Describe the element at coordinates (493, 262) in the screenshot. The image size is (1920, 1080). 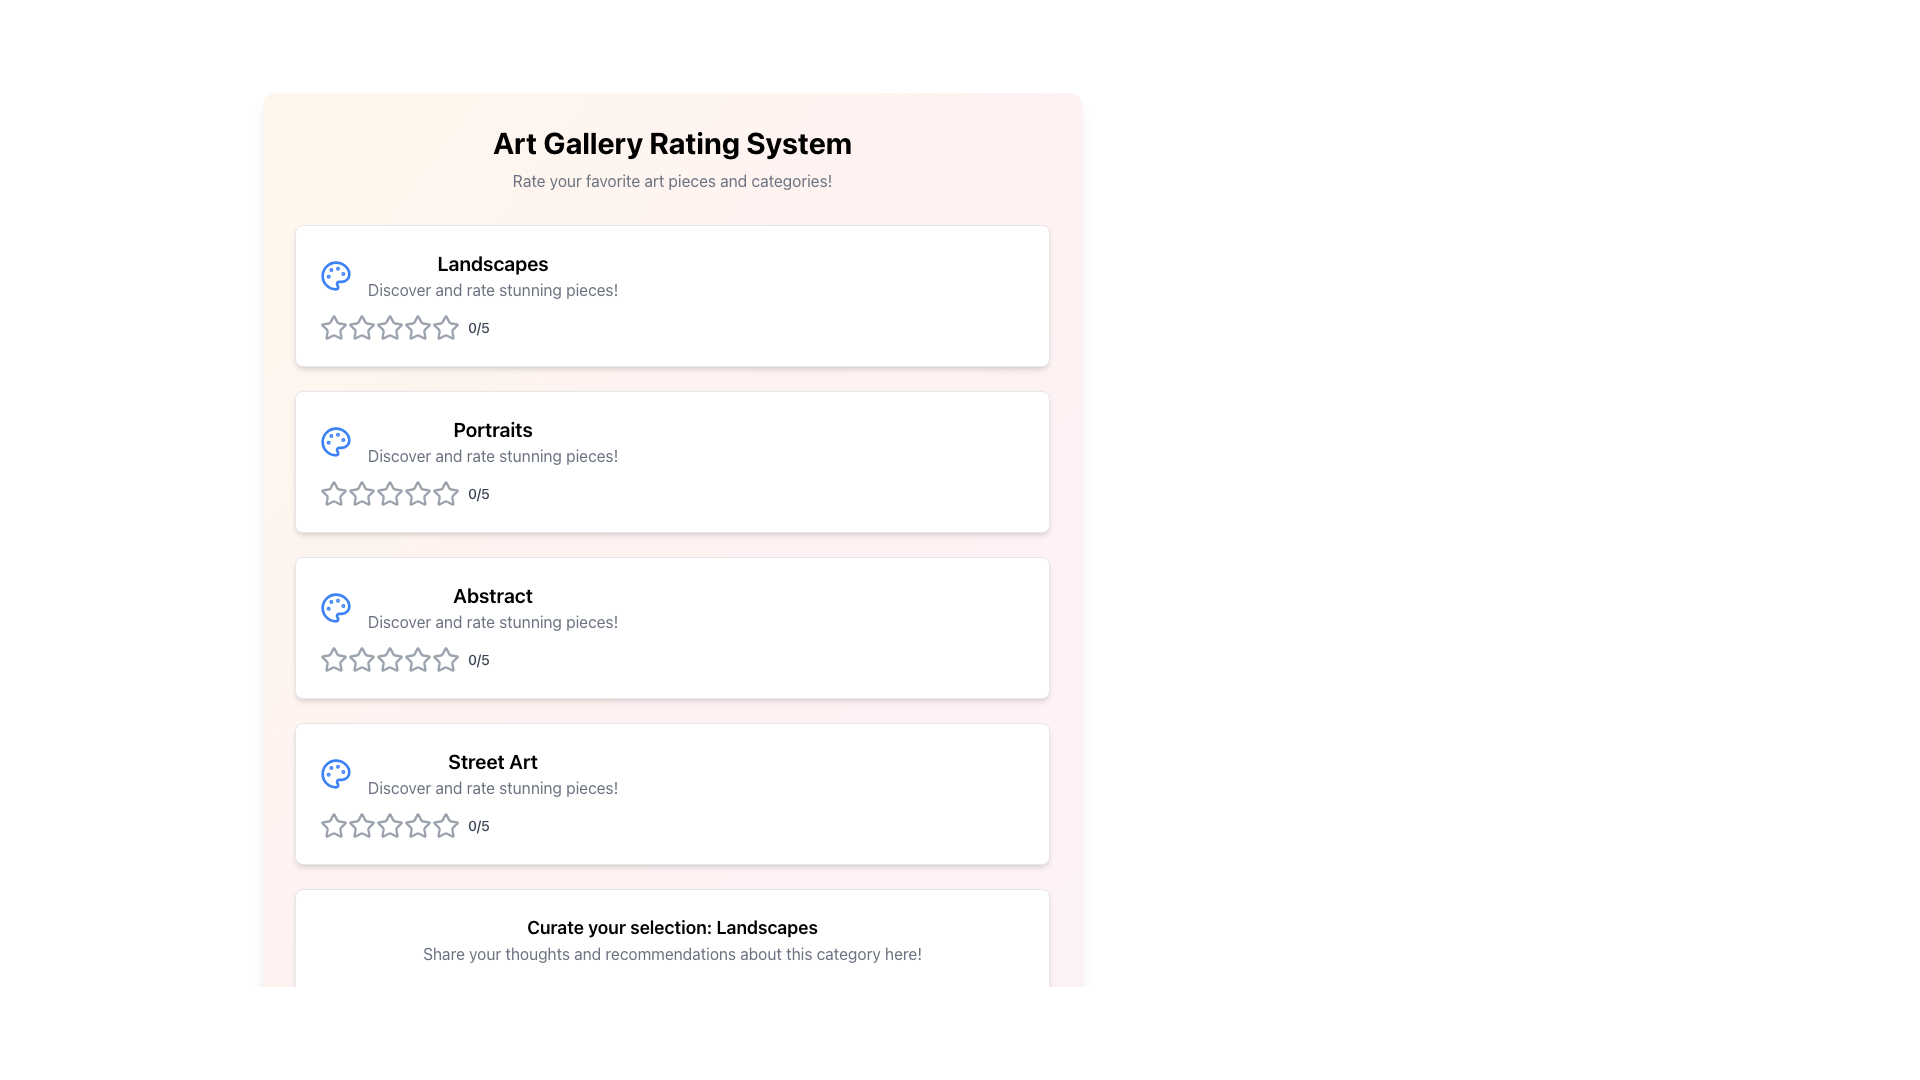
I see `the text component displaying 'Landscapes' in bold font, located at the top of the art categories section` at that location.